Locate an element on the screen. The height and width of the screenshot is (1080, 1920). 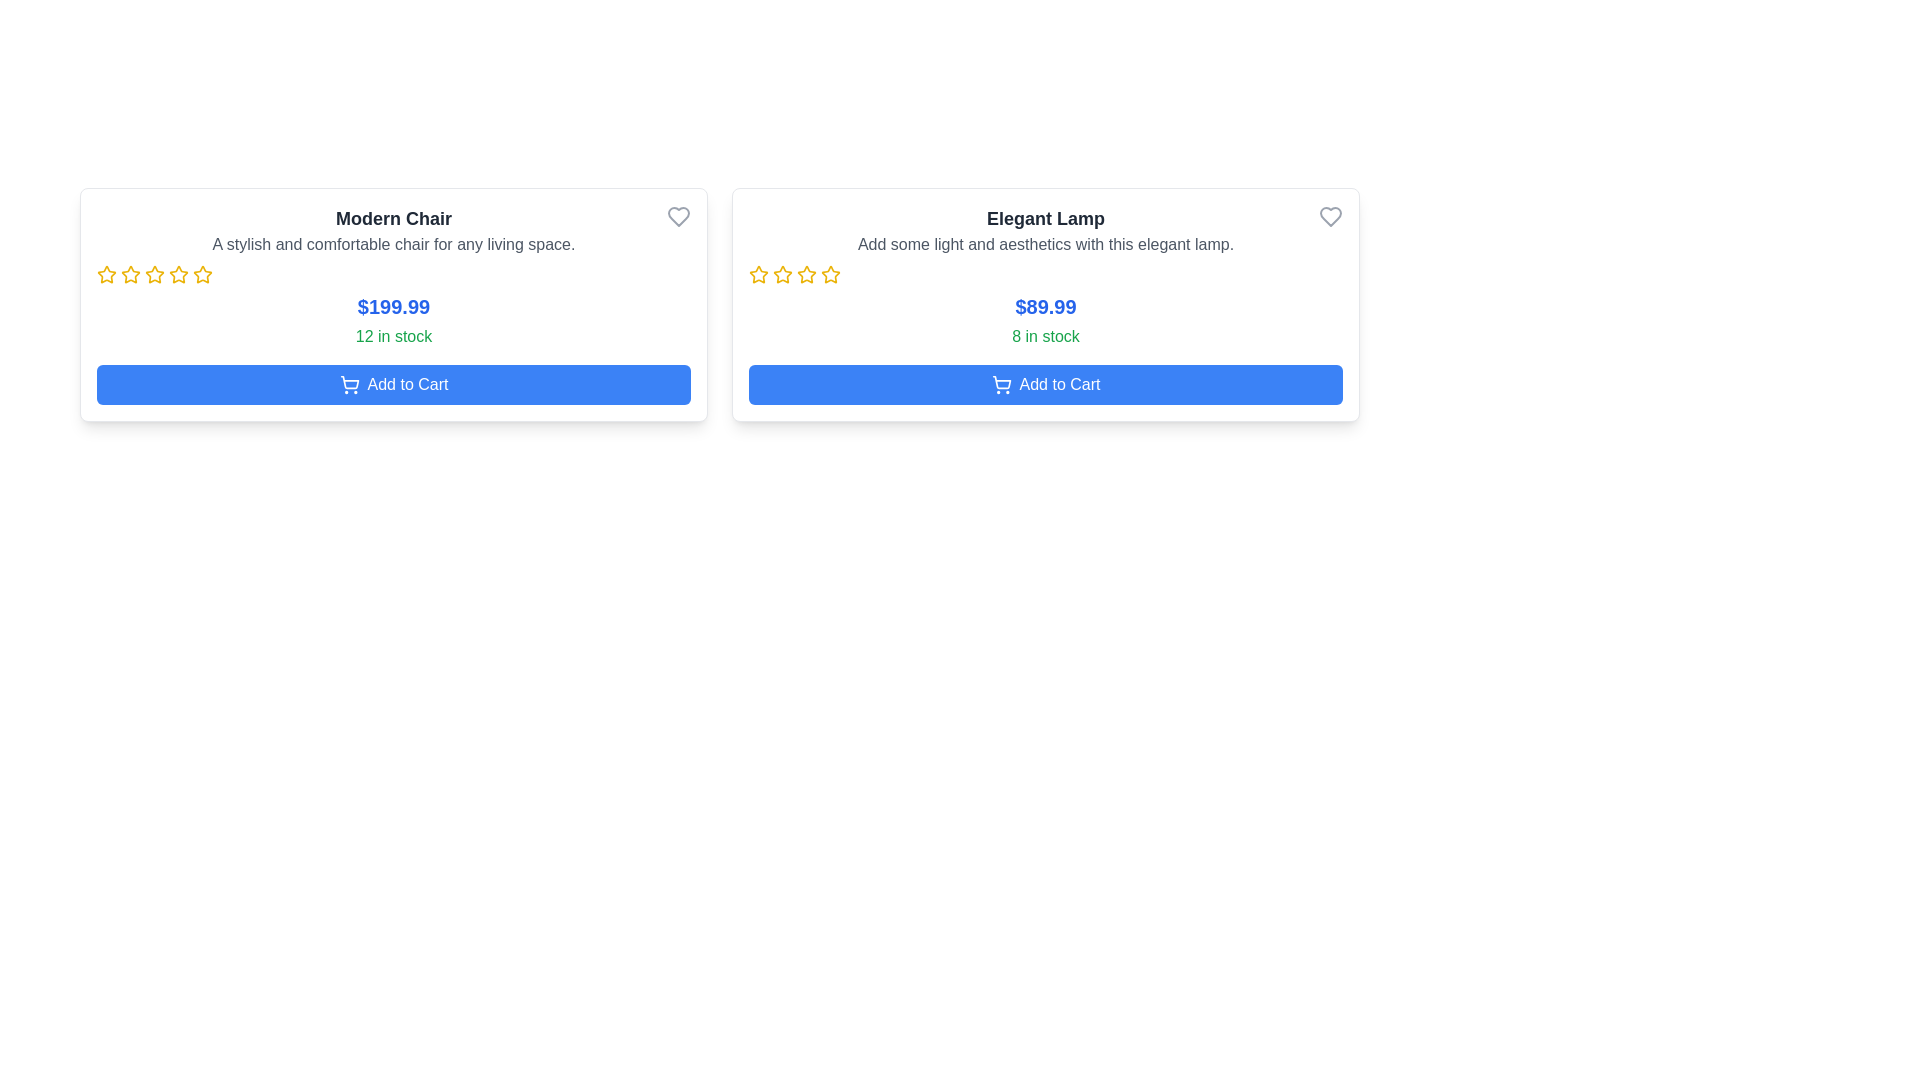
stock availability information displayed in the text label located beneath the price of the product card titled 'Modern Chair' is located at coordinates (393, 335).